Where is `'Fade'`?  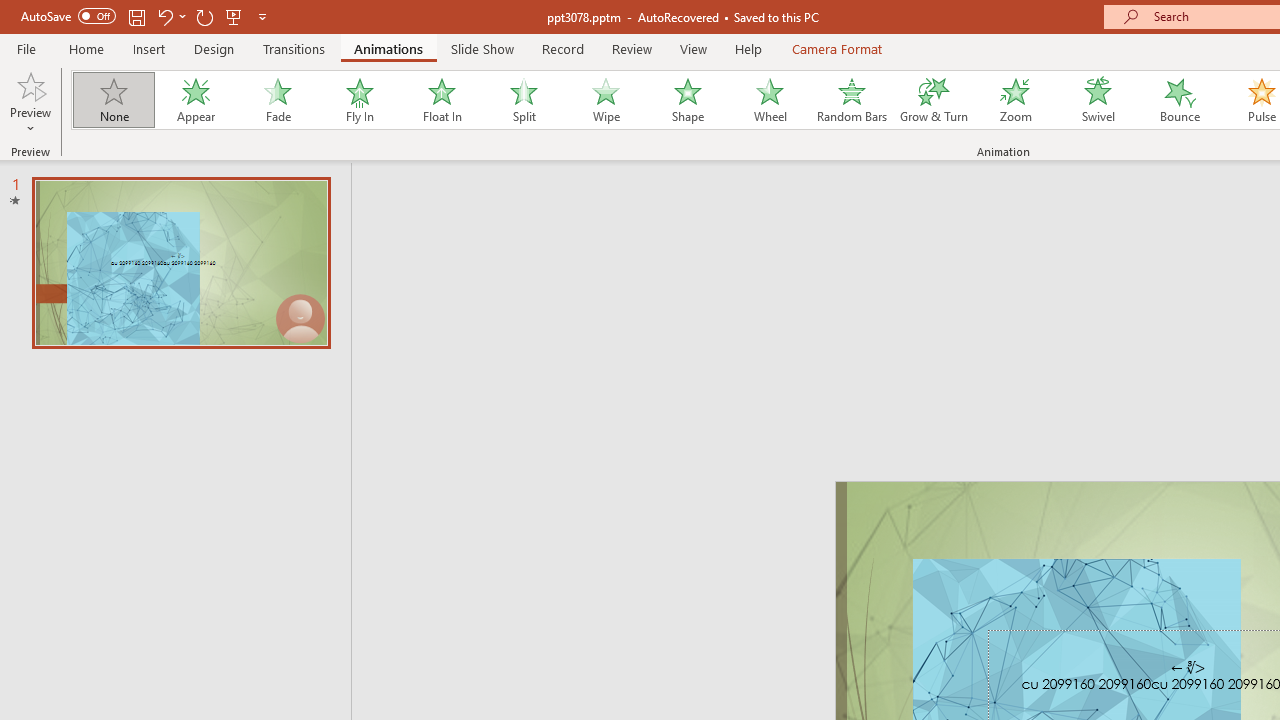
'Fade' is located at coordinates (276, 100).